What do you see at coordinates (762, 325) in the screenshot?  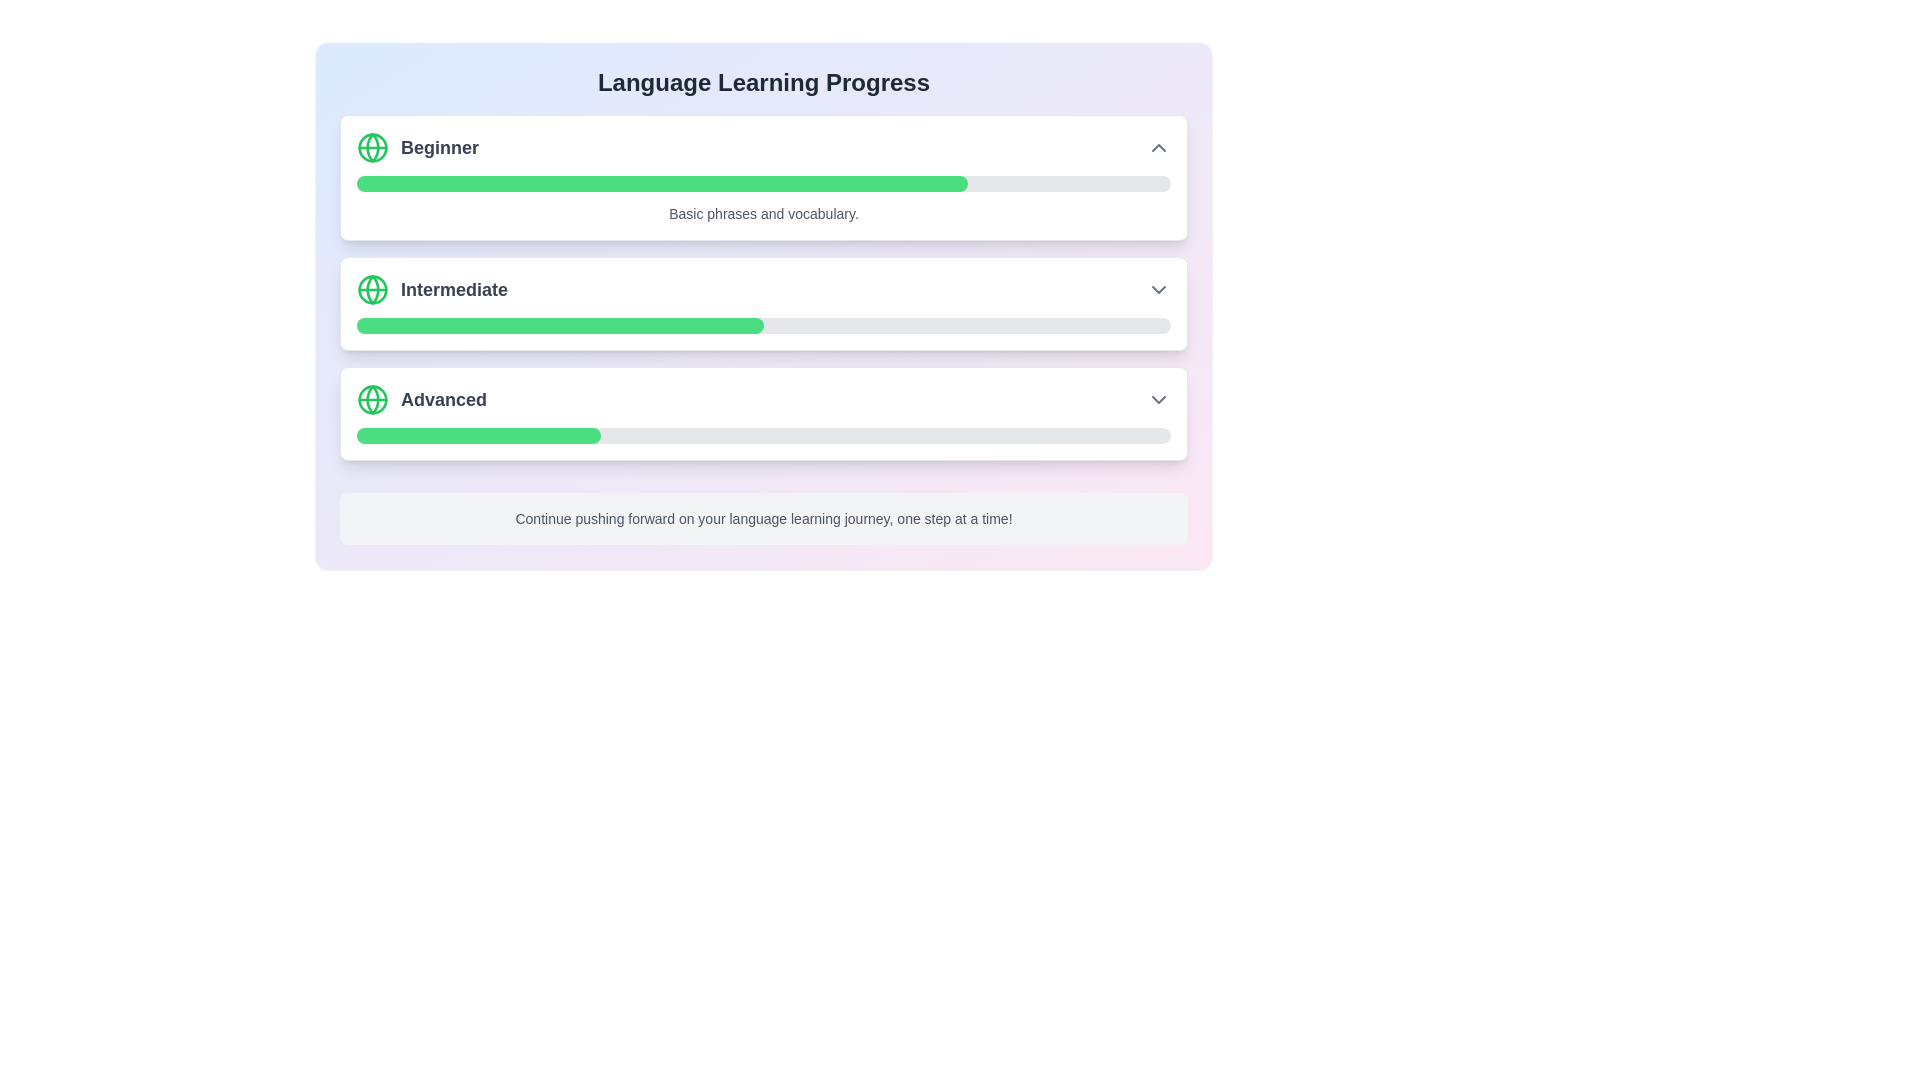 I see `the horizontal progress bar located in the 'Intermediate' section of the UI, which is light gray with a green filled portion indicating progress` at bounding box center [762, 325].